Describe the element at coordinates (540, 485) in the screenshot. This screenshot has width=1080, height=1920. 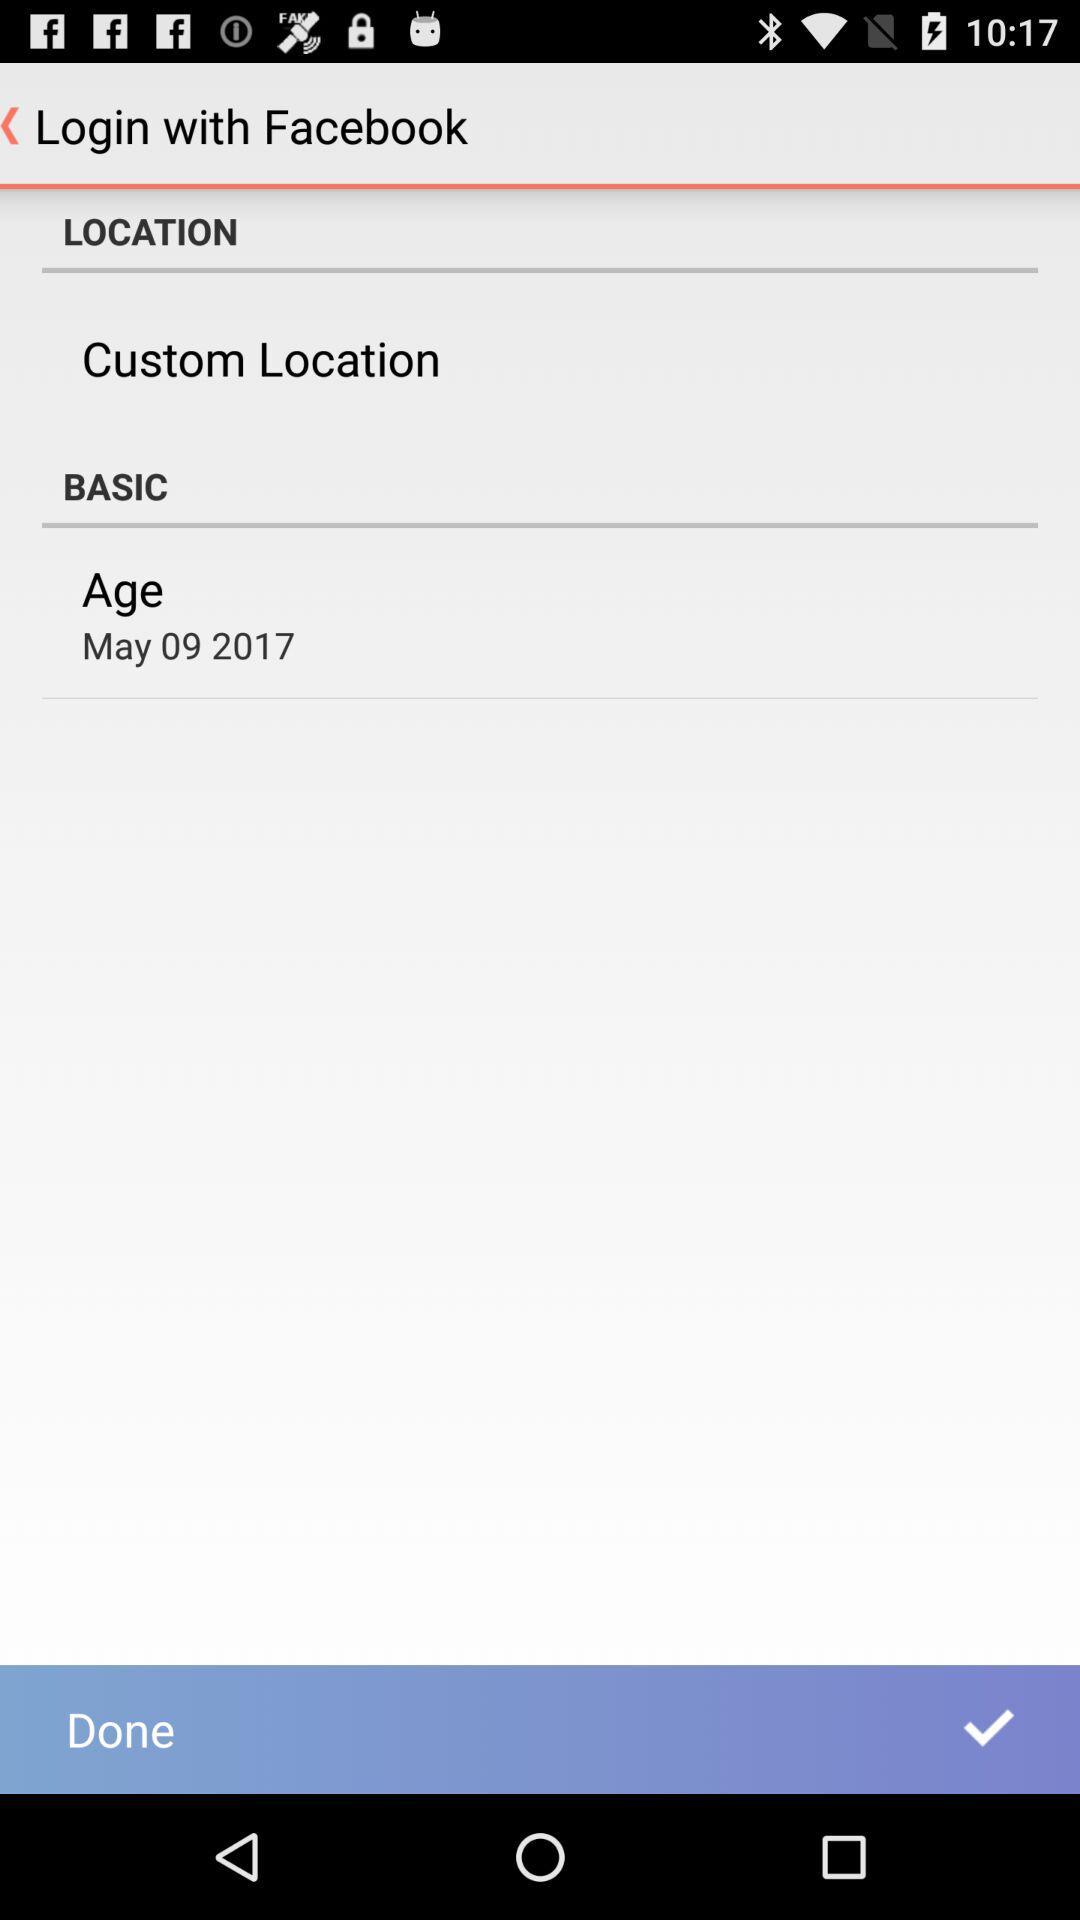
I see `the item above the age` at that location.